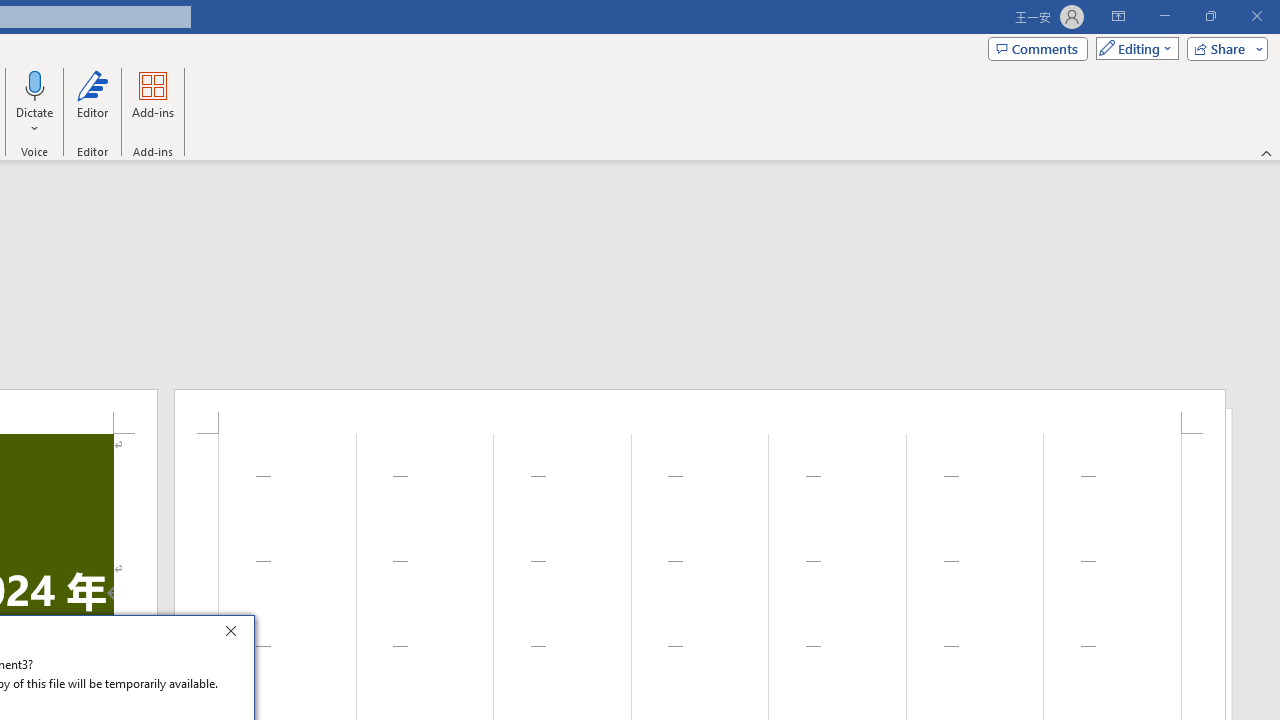 The width and height of the screenshot is (1280, 720). What do you see at coordinates (1222, 47) in the screenshot?
I see `'Share'` at bounding box center [1222, 47].